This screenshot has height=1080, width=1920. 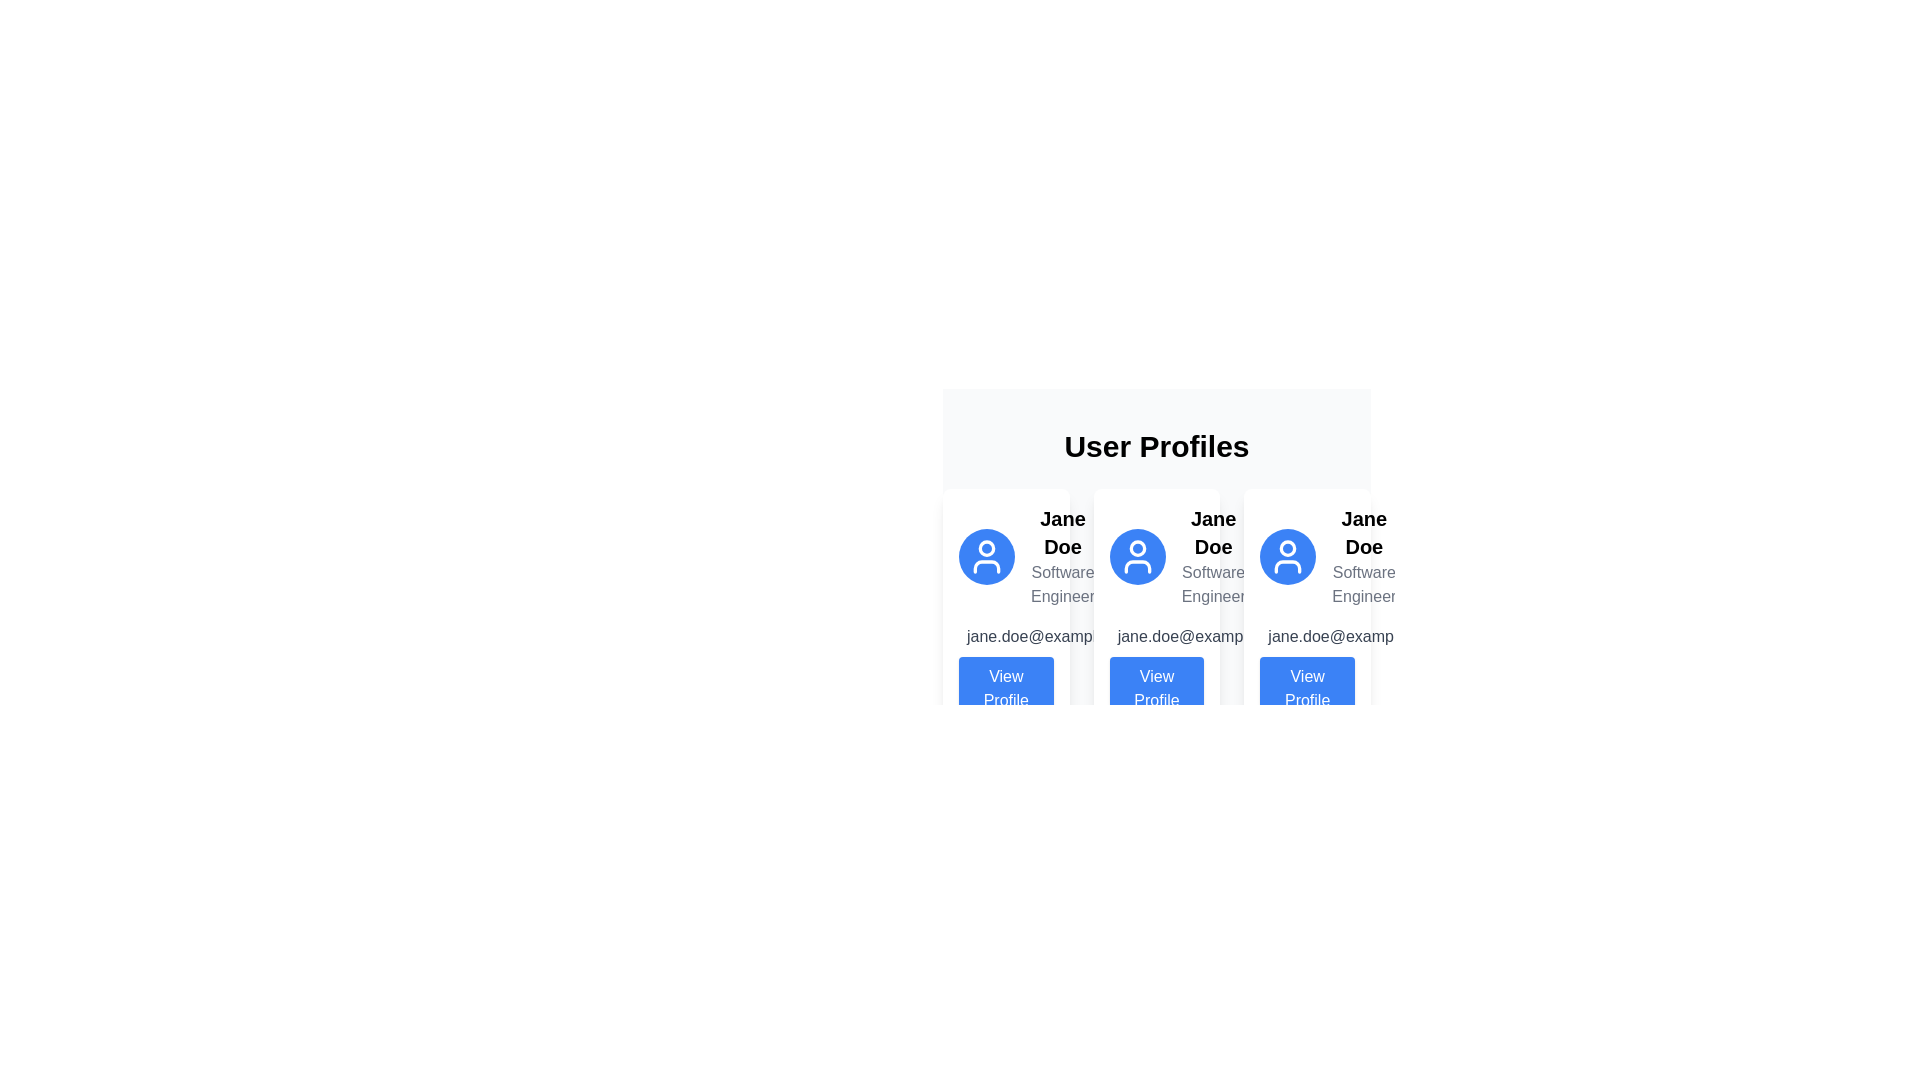 I want to click on the second user profile icon from the left under the 'User Profiles' header, which visually represents a user associated with the profile data, so click(x=1137, y=556).